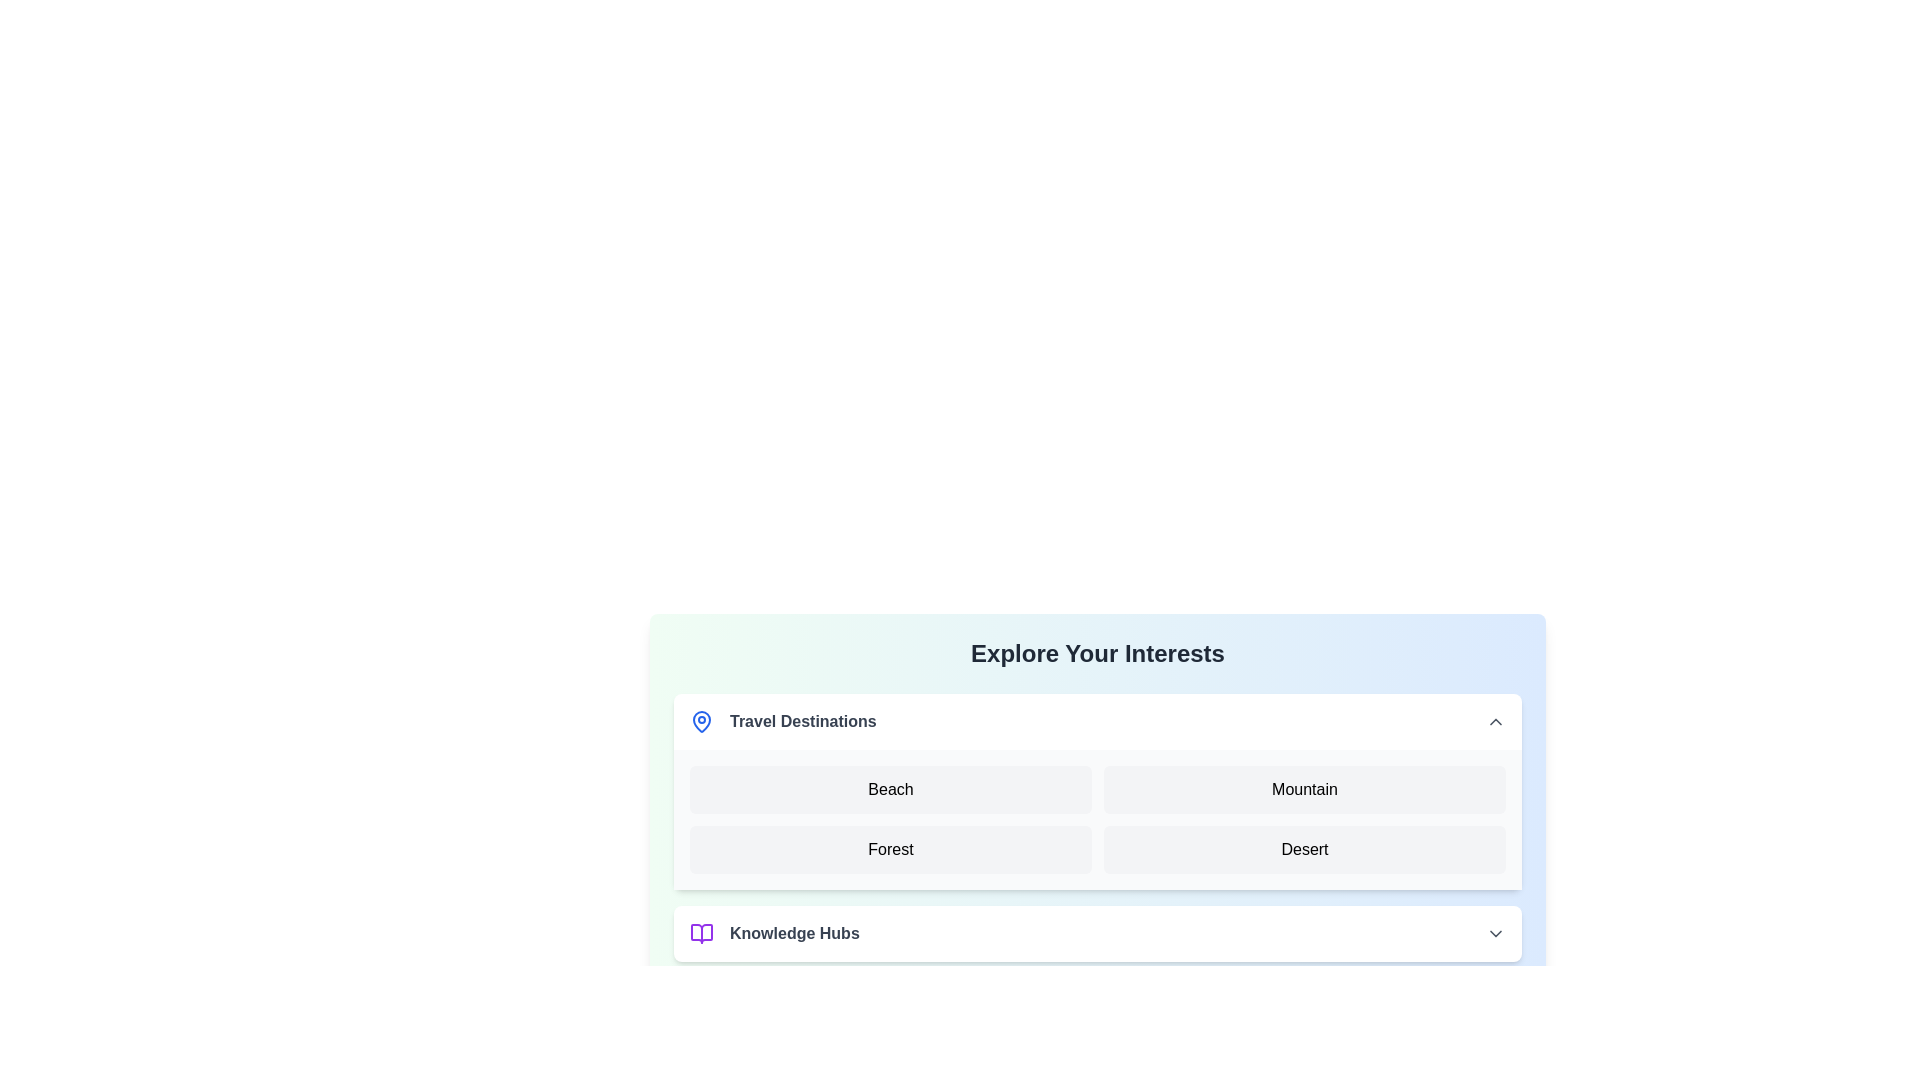  Describe the element at coordinates (1496, 721) in the screenshot. I see `the Chevron toggle icon located in the top-right corner of the 'Travel Destinations' section` at that location.